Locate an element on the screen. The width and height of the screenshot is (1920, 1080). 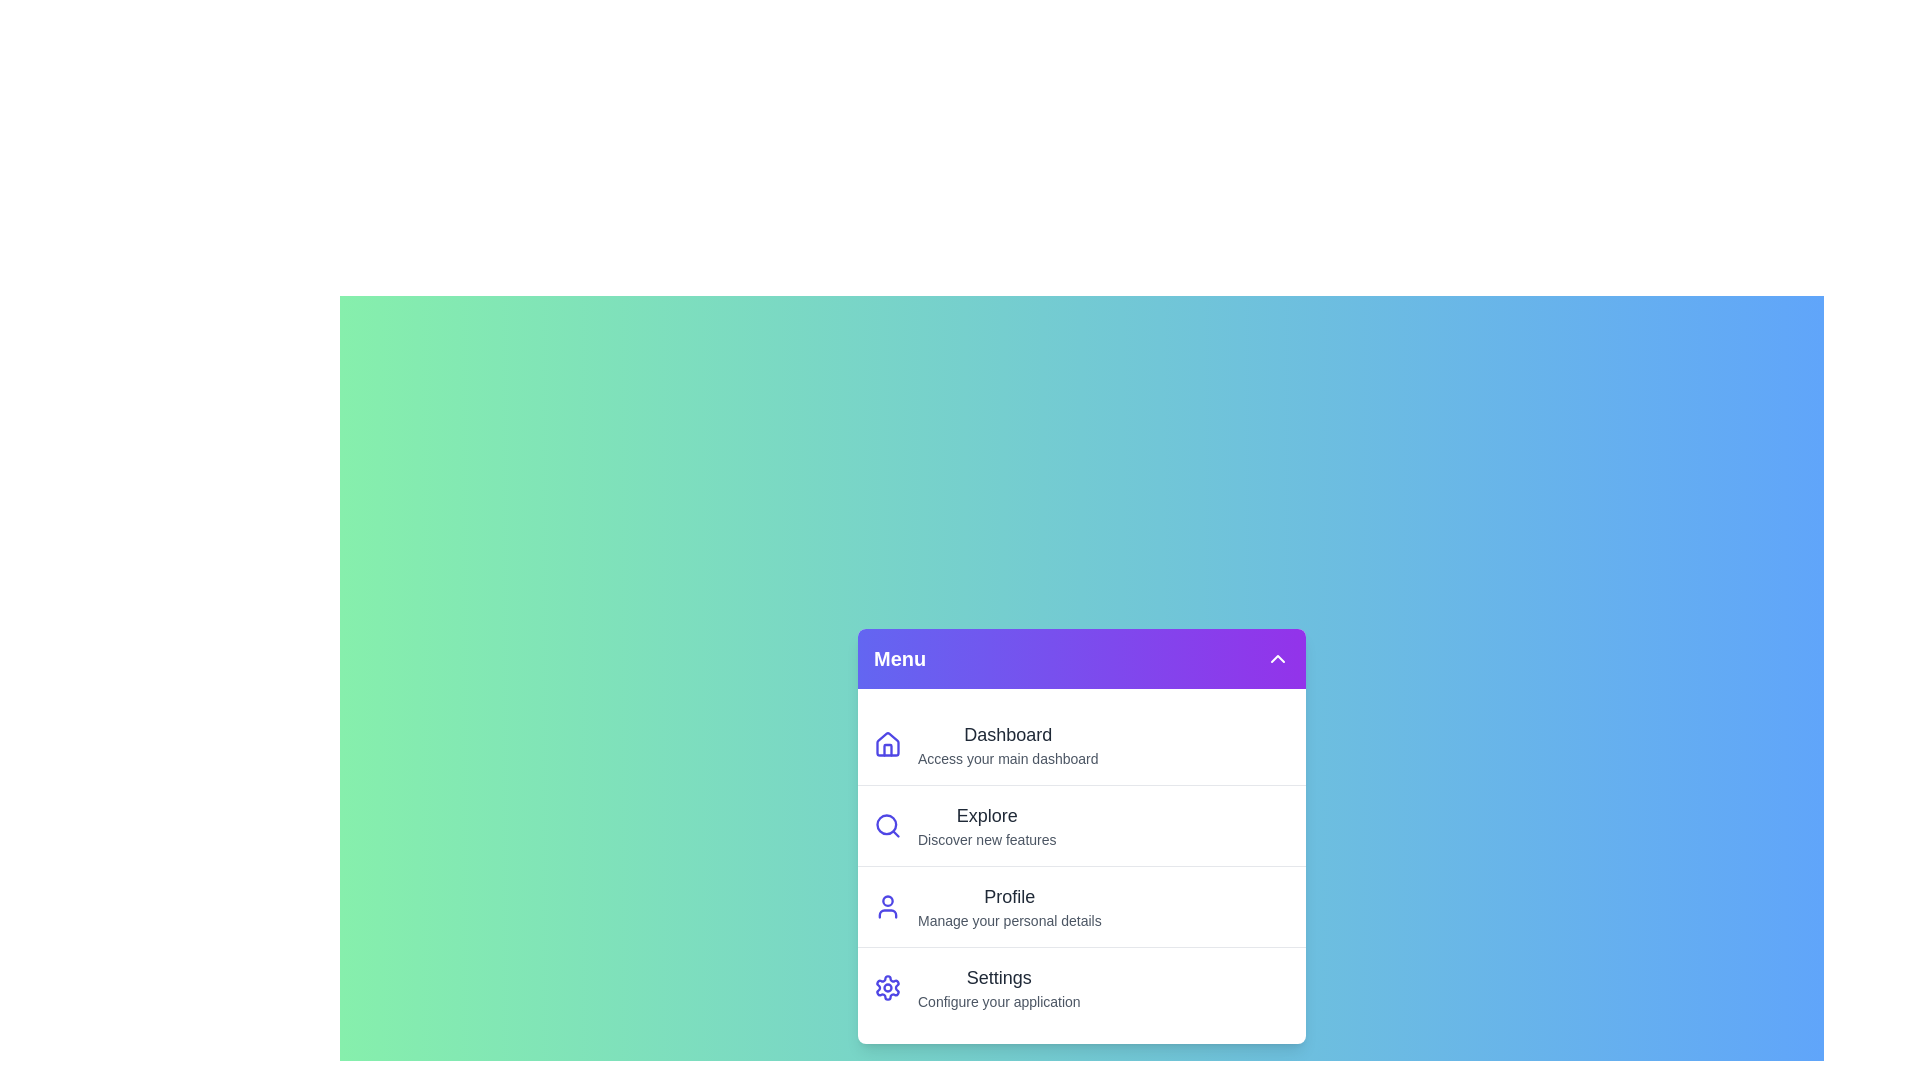
the menu item Profile from the menu is located at coordinates (1080, 906).